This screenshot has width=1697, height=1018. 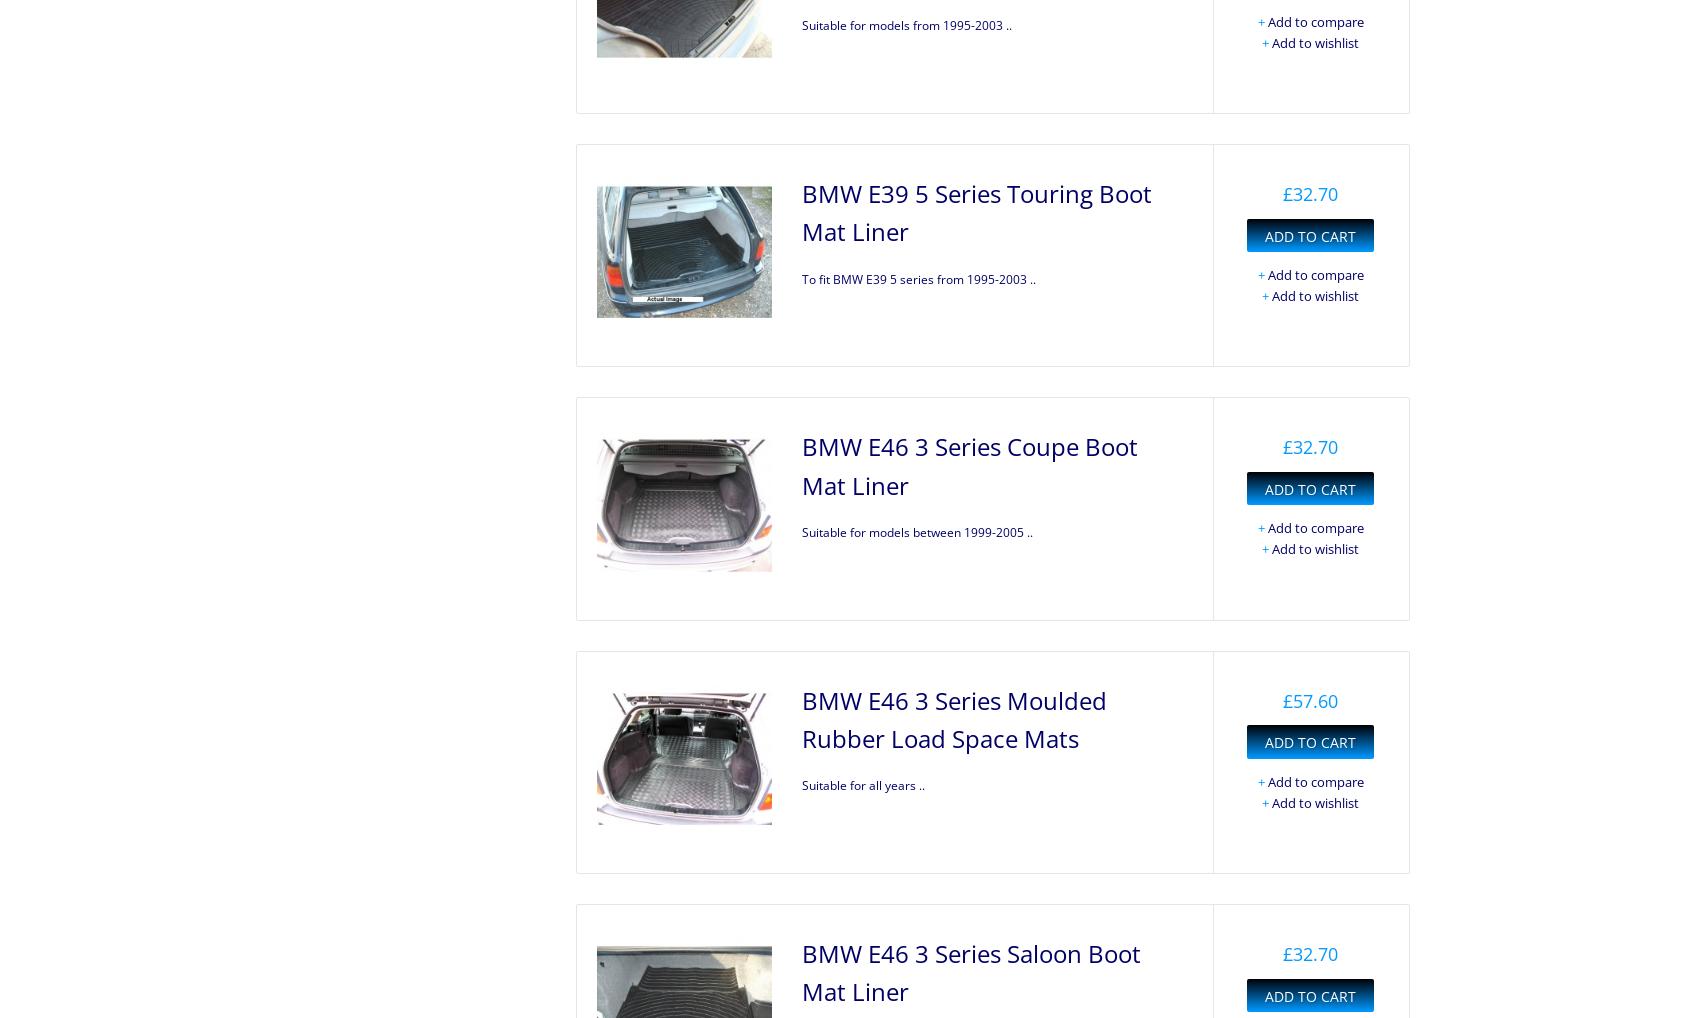 I want to click on 'Suitable for all years
..', so click(x=862, y=785).